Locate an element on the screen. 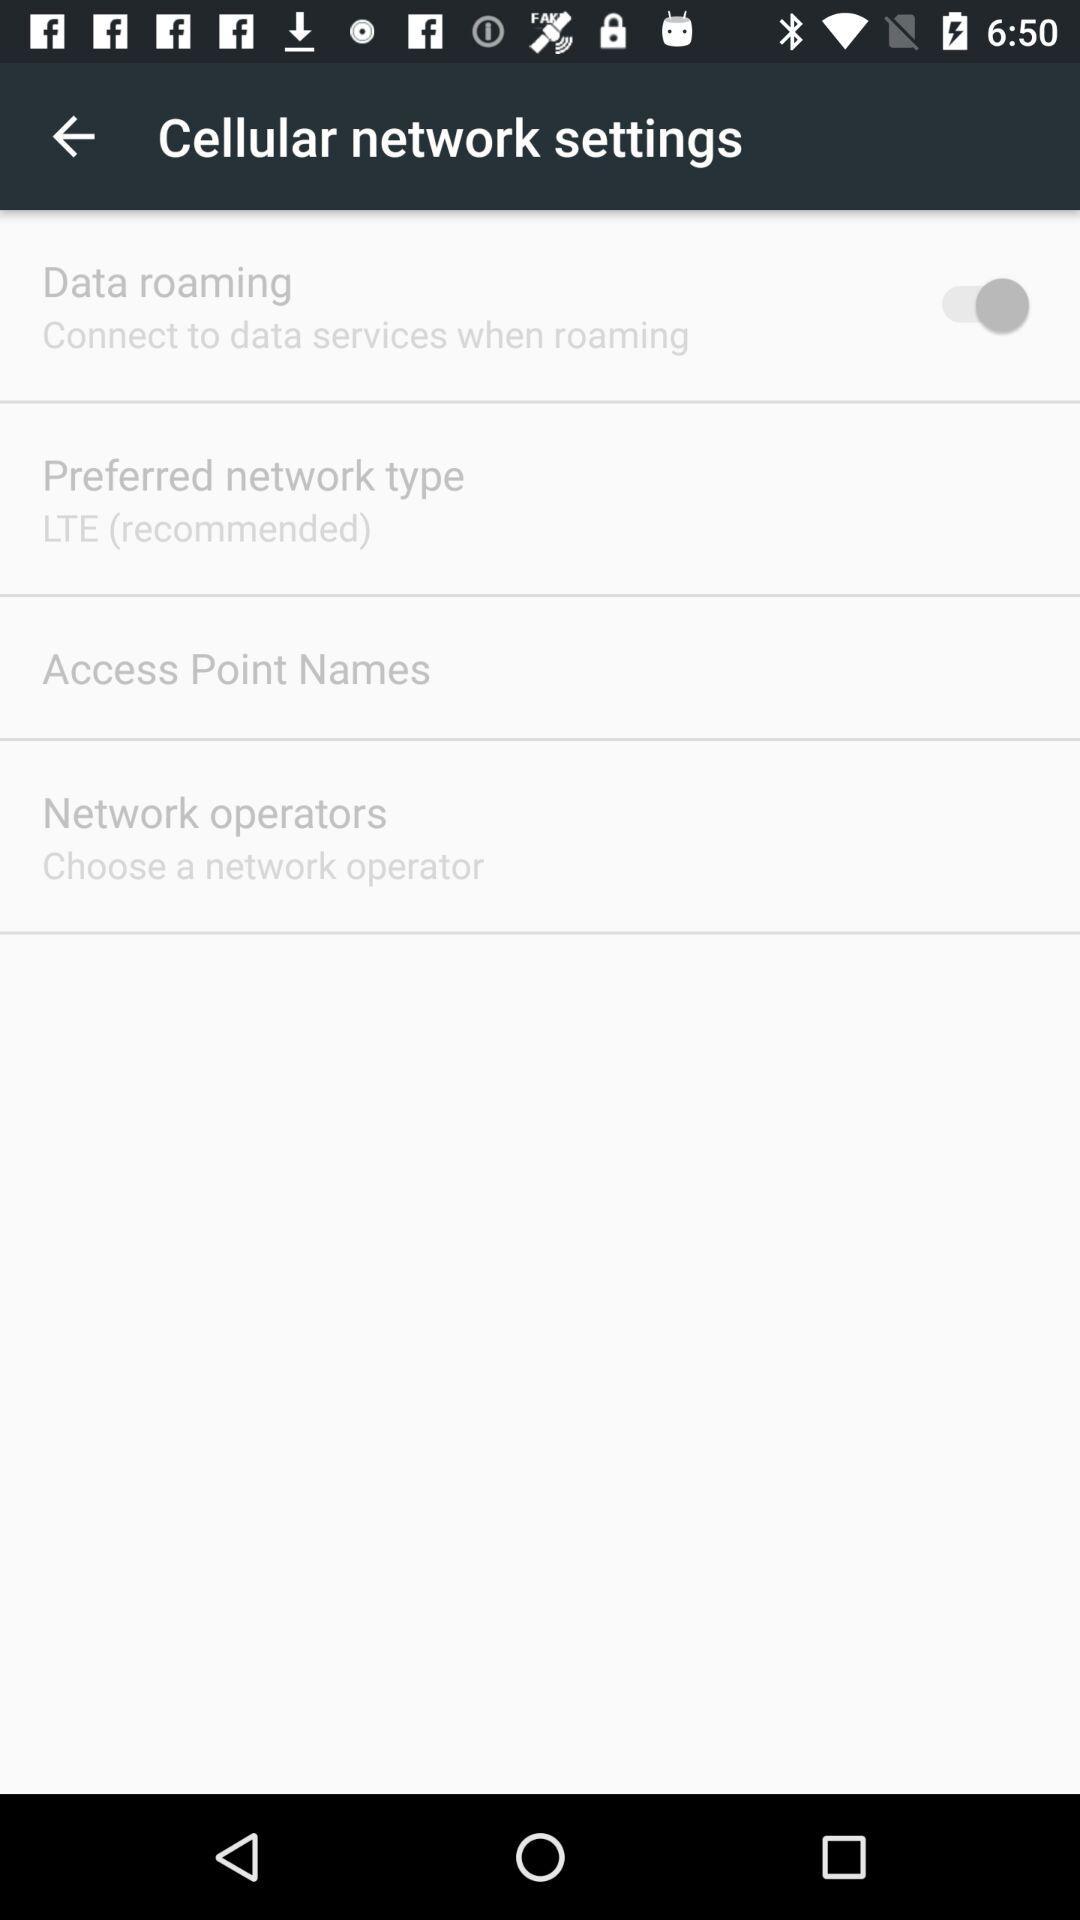 This screenshot has height=1920, width=1080. the network operators icon is located at coordinates (214, 811).